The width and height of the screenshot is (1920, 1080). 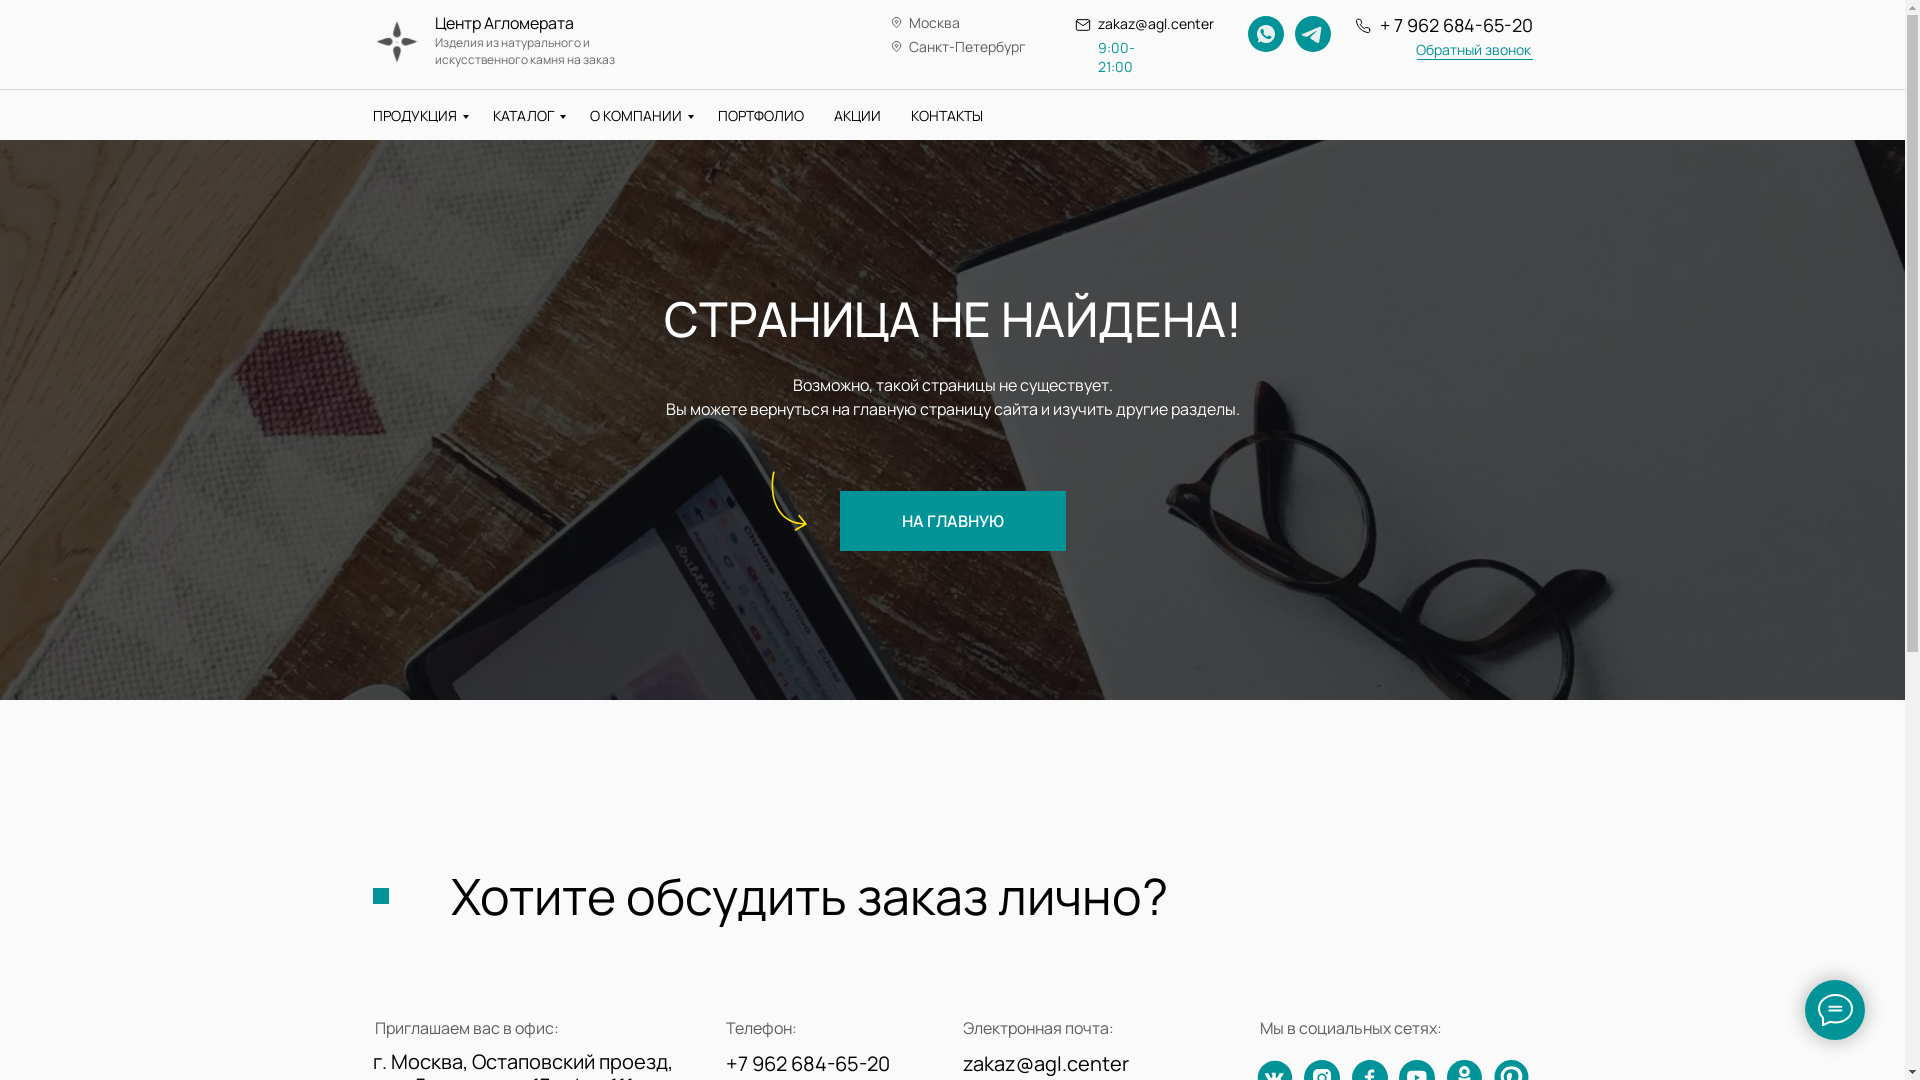 What do you see at coordinates (1097, 23) in the screenshot?
I see `'zakaz@agl.center'` at bounding box center [1097, 23].